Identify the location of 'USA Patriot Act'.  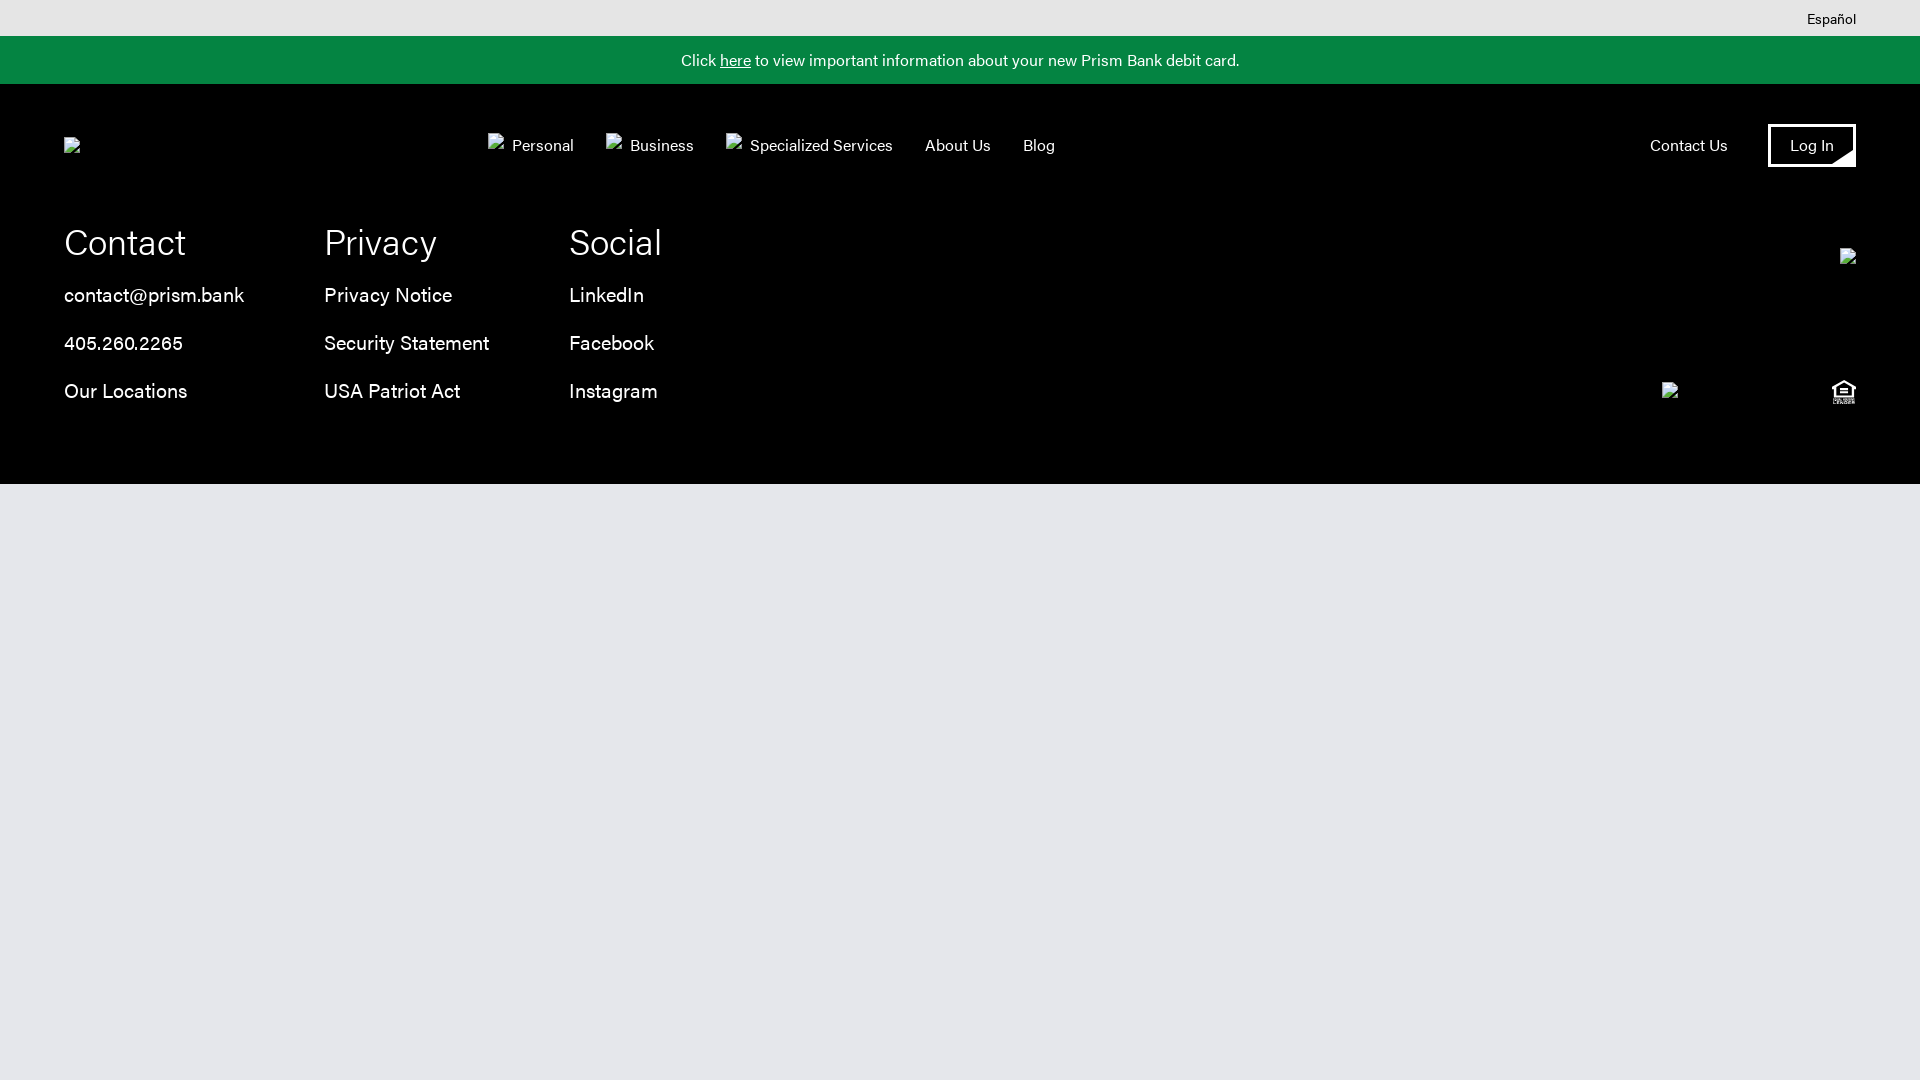
(324, 389).